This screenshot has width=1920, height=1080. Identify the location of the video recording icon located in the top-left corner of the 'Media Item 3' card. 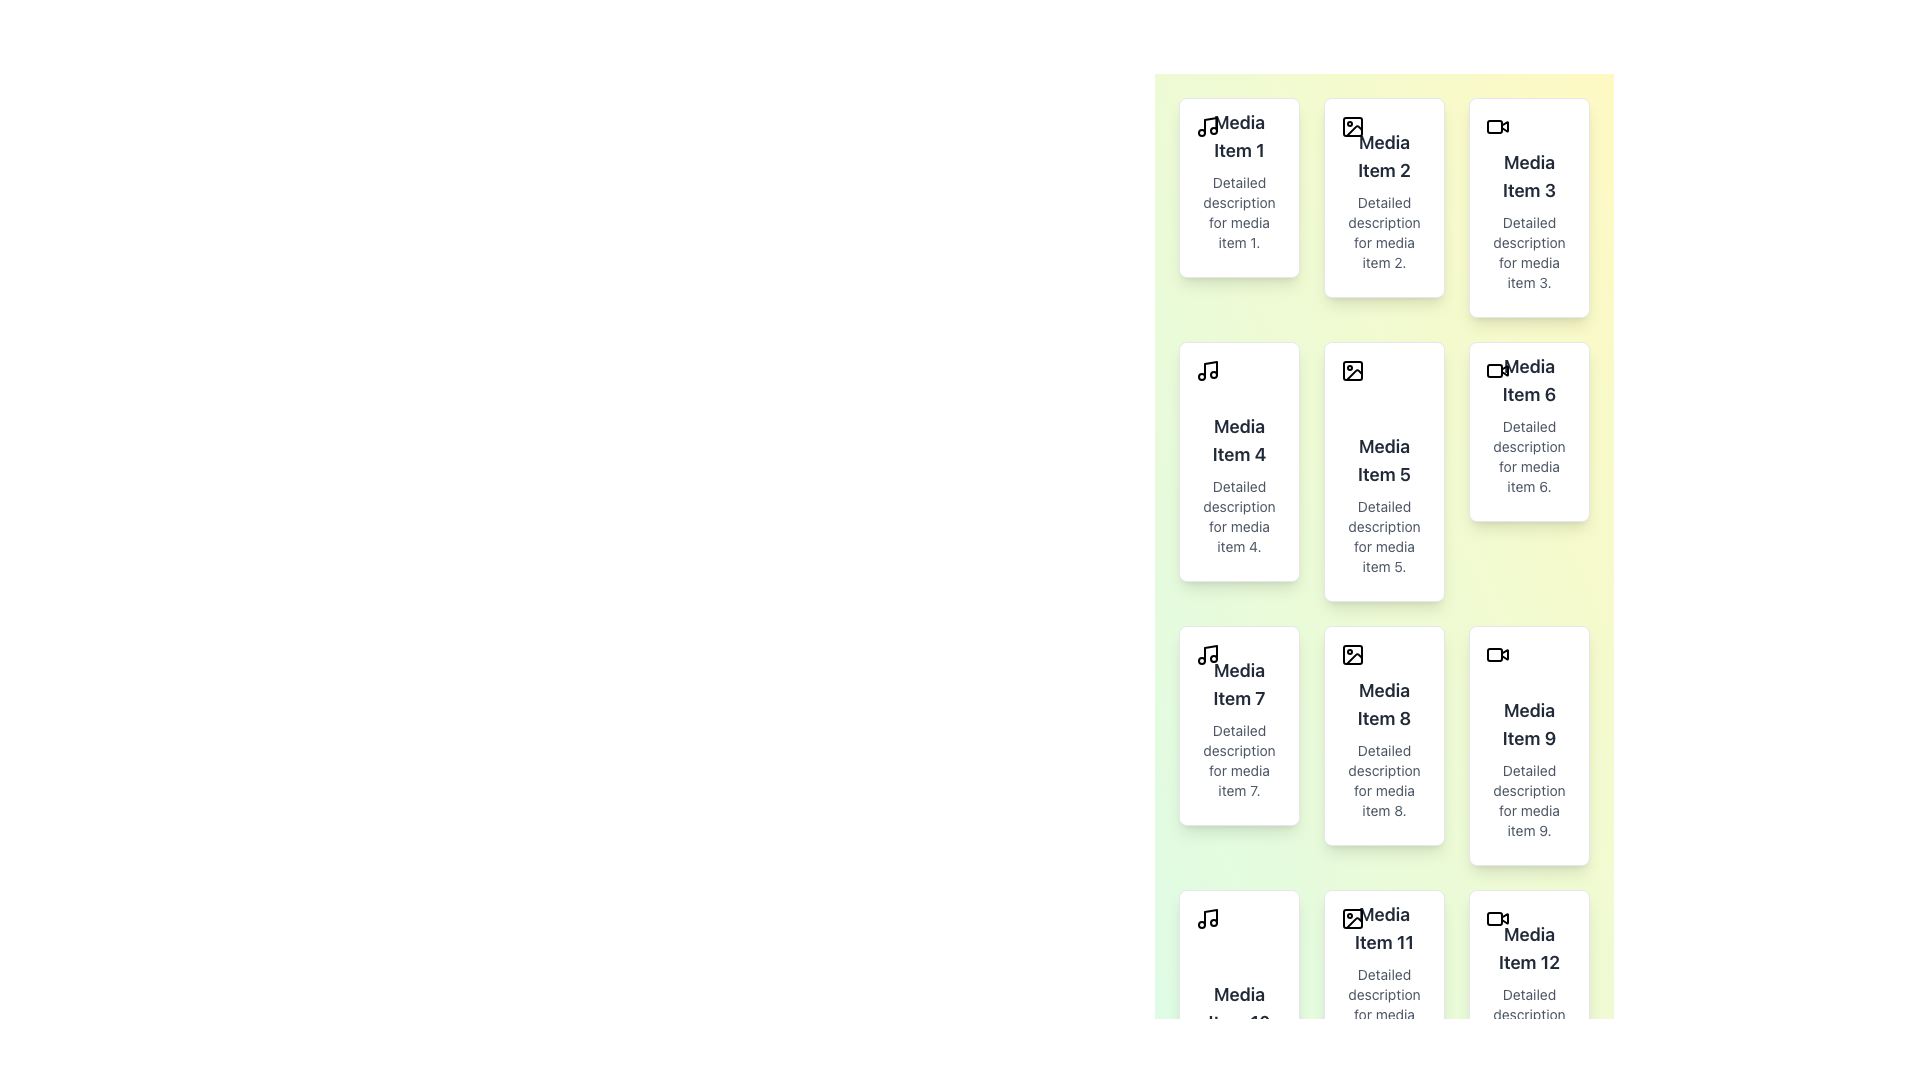
(1497, 127).